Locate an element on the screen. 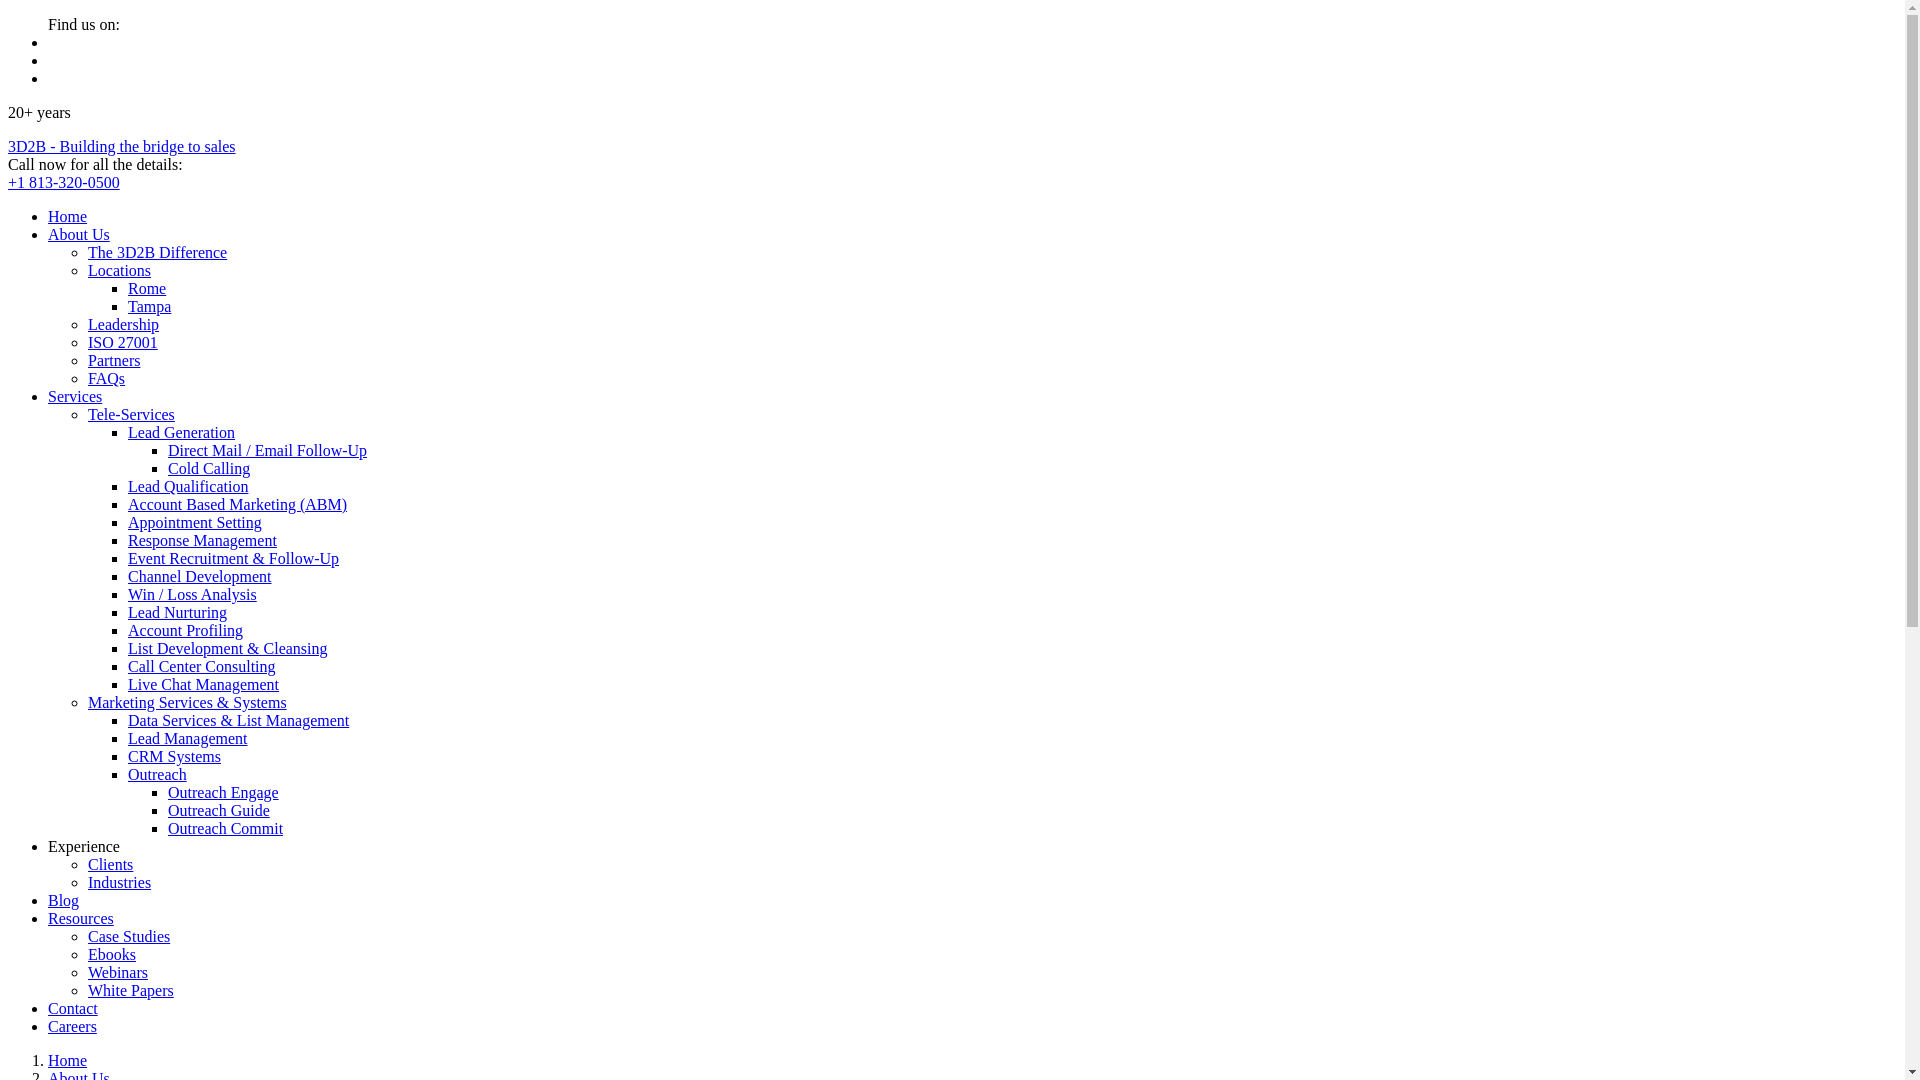 The width and height of the screenshot is (1920, 1080). 'Skip to main content' is located at coordinates (8, 16).